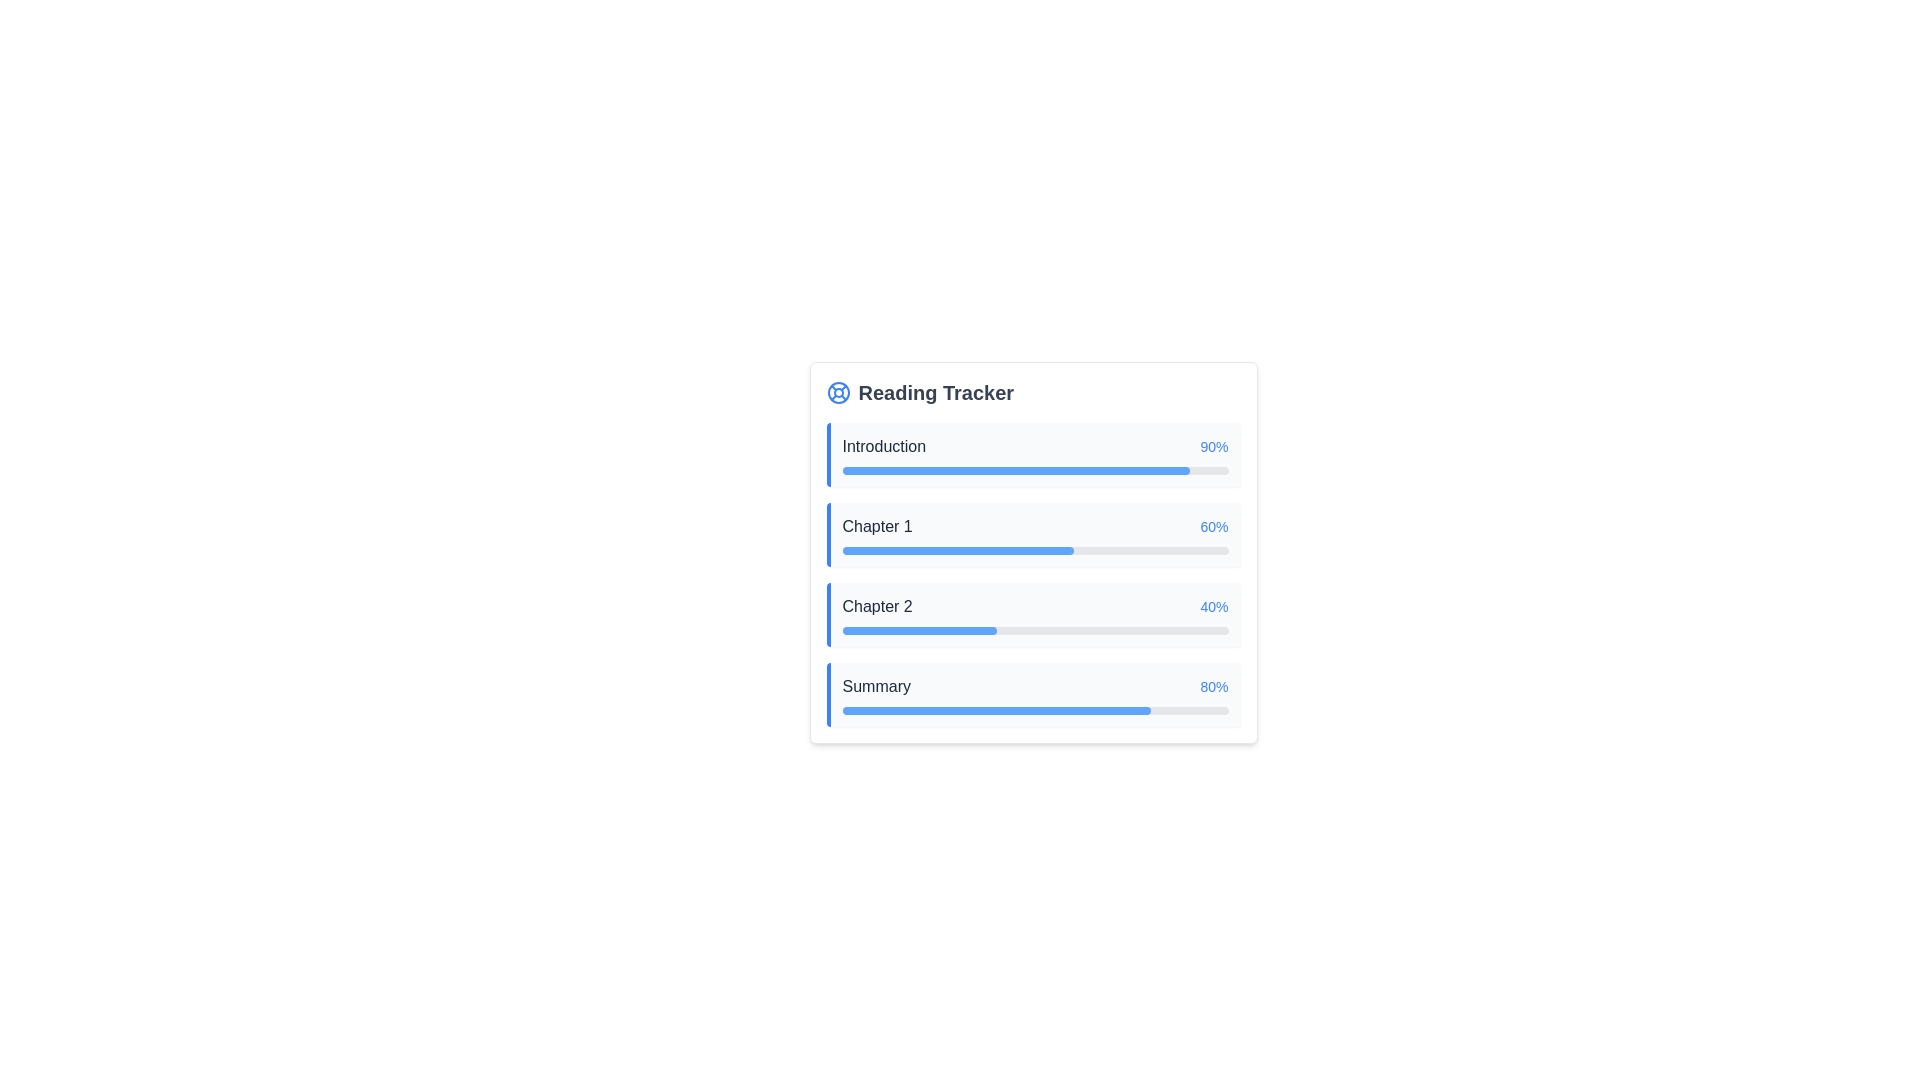 The height and width of the screenshot is (1080, 1920). Describe the element at coordinates (877, 526) in the screenshot. I see `the text label displaying 'Chapter 1', which is styled in dark gray and is the leftmost text in its horizontal layout, positioned above 'Chapter 2' and below 'Introduction'` at that location.